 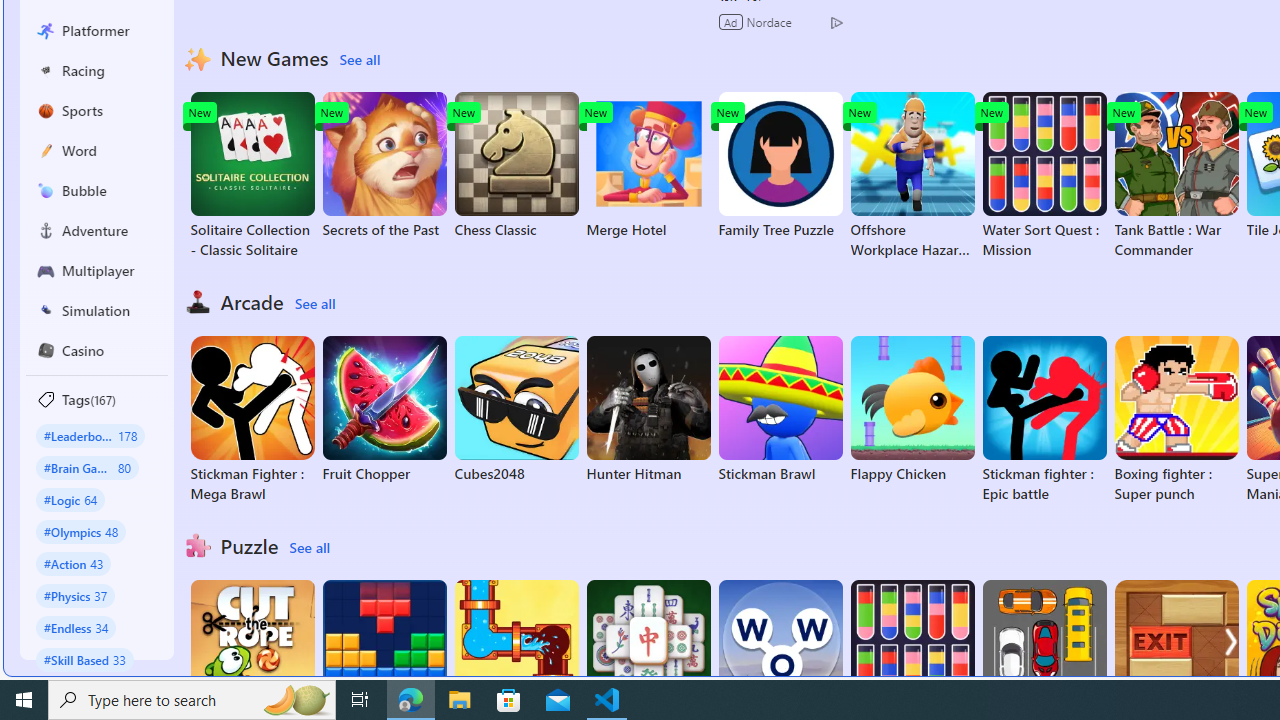 I want to click on 'Solitaire Collection - Classic Solitaire', so click(x=251, y=175).